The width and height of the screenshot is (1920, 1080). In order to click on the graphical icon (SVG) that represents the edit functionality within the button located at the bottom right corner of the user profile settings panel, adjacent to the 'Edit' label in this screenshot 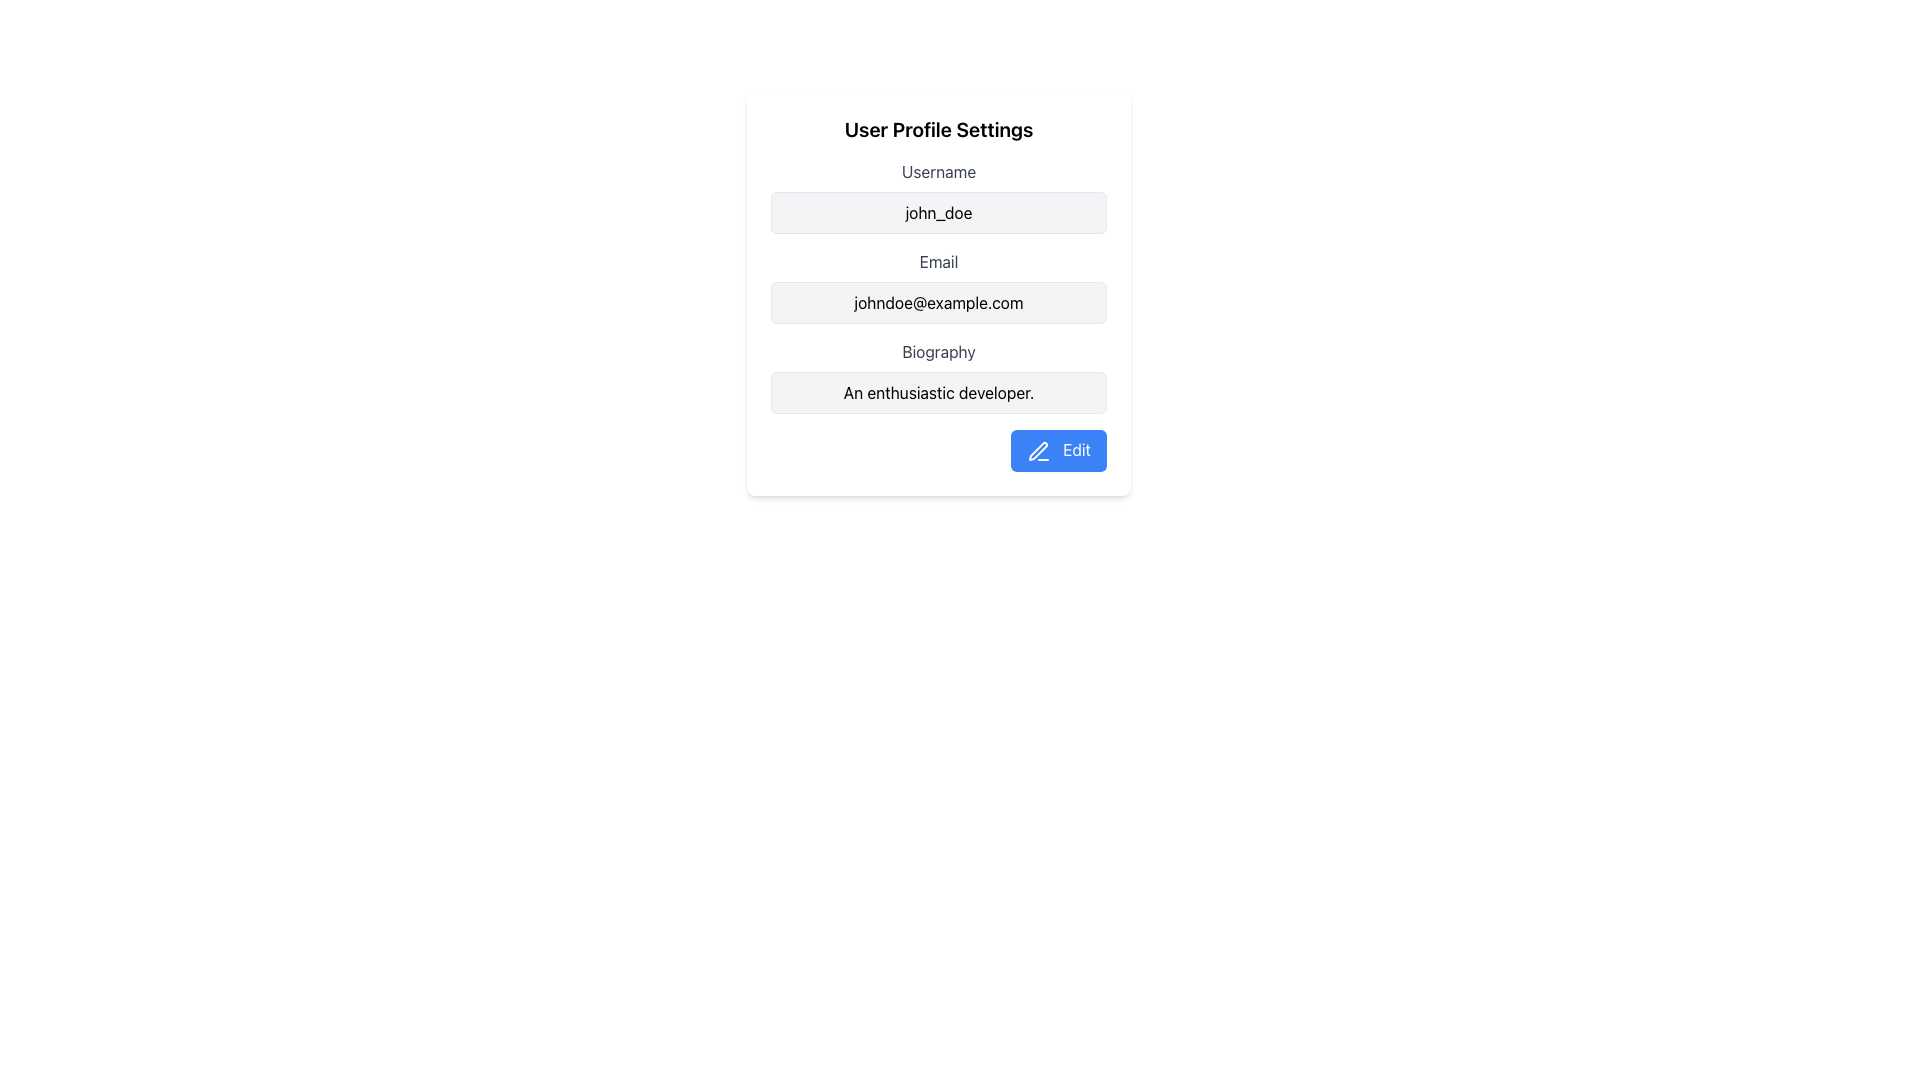, I will do `click(1038, 451)`.